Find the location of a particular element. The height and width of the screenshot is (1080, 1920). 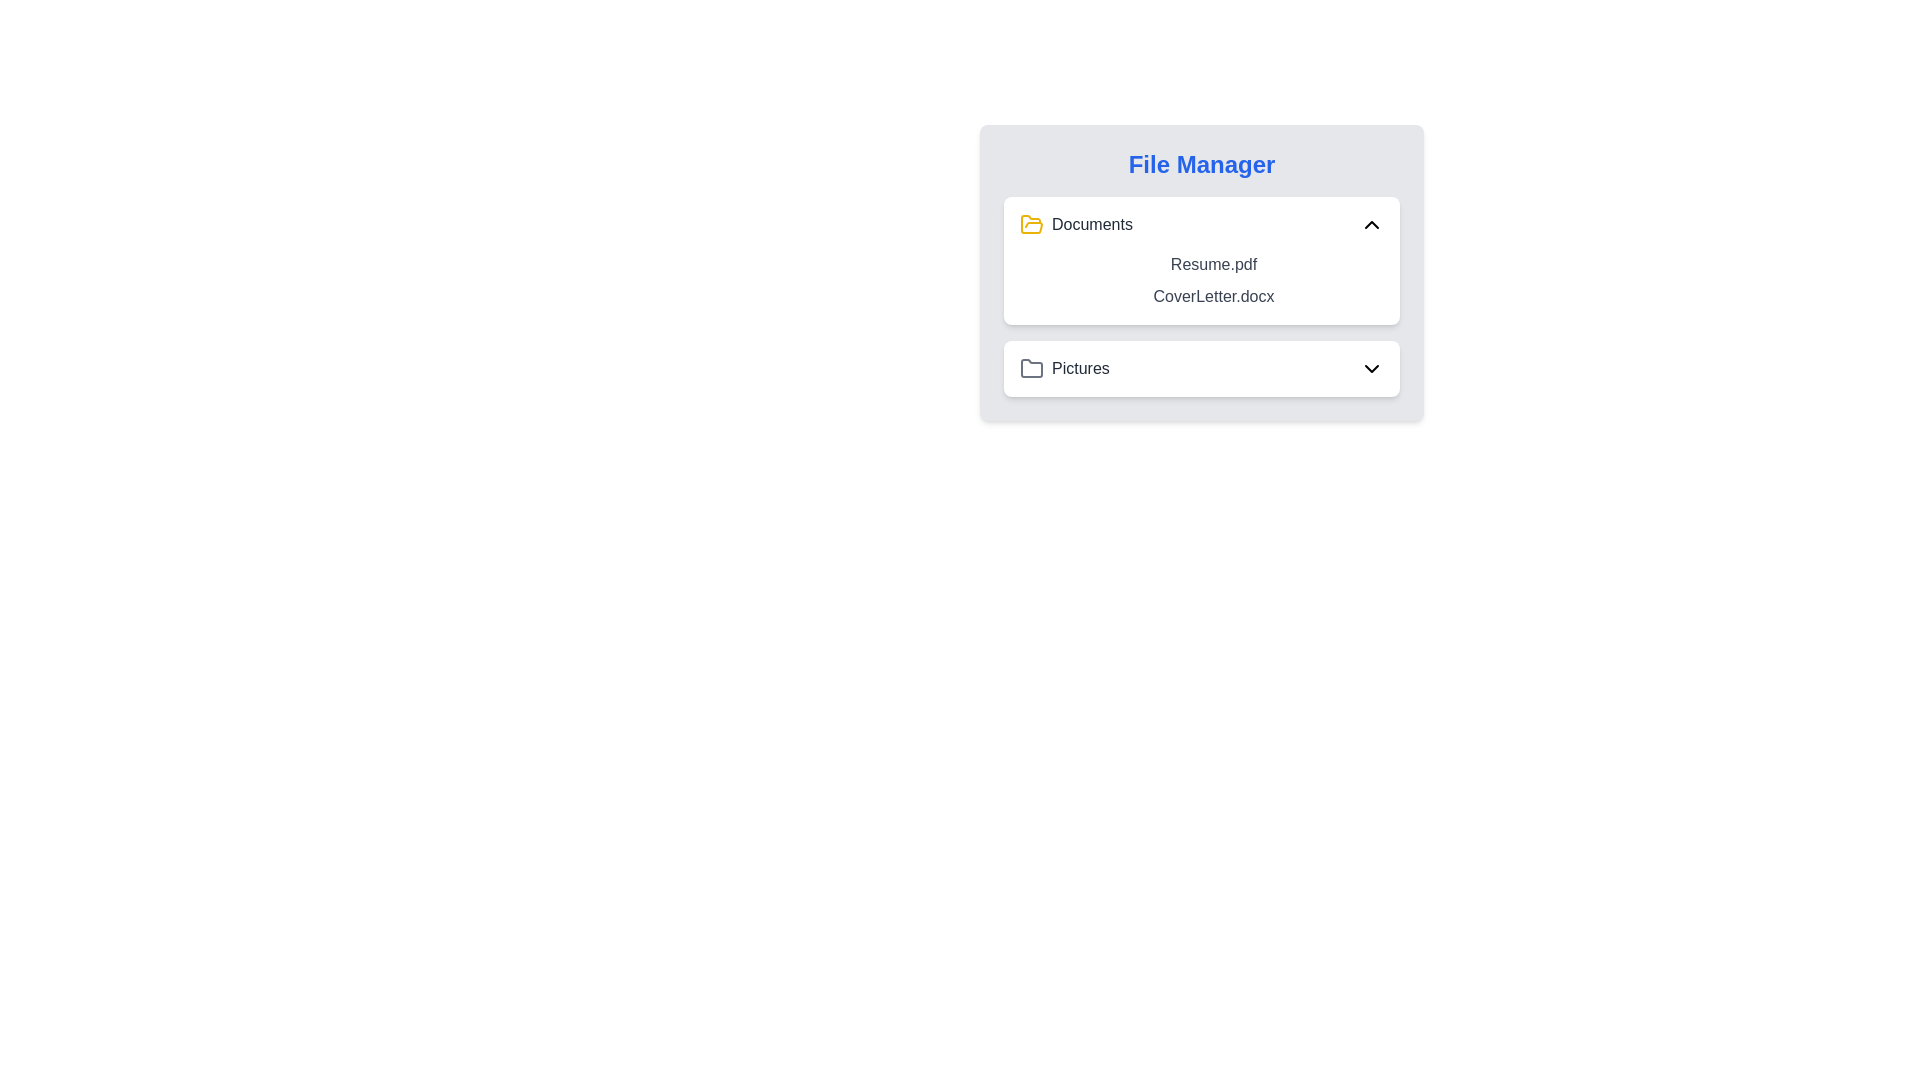

the 'Pictures' folder in the File Manager is located at coordinates (1200, 369).